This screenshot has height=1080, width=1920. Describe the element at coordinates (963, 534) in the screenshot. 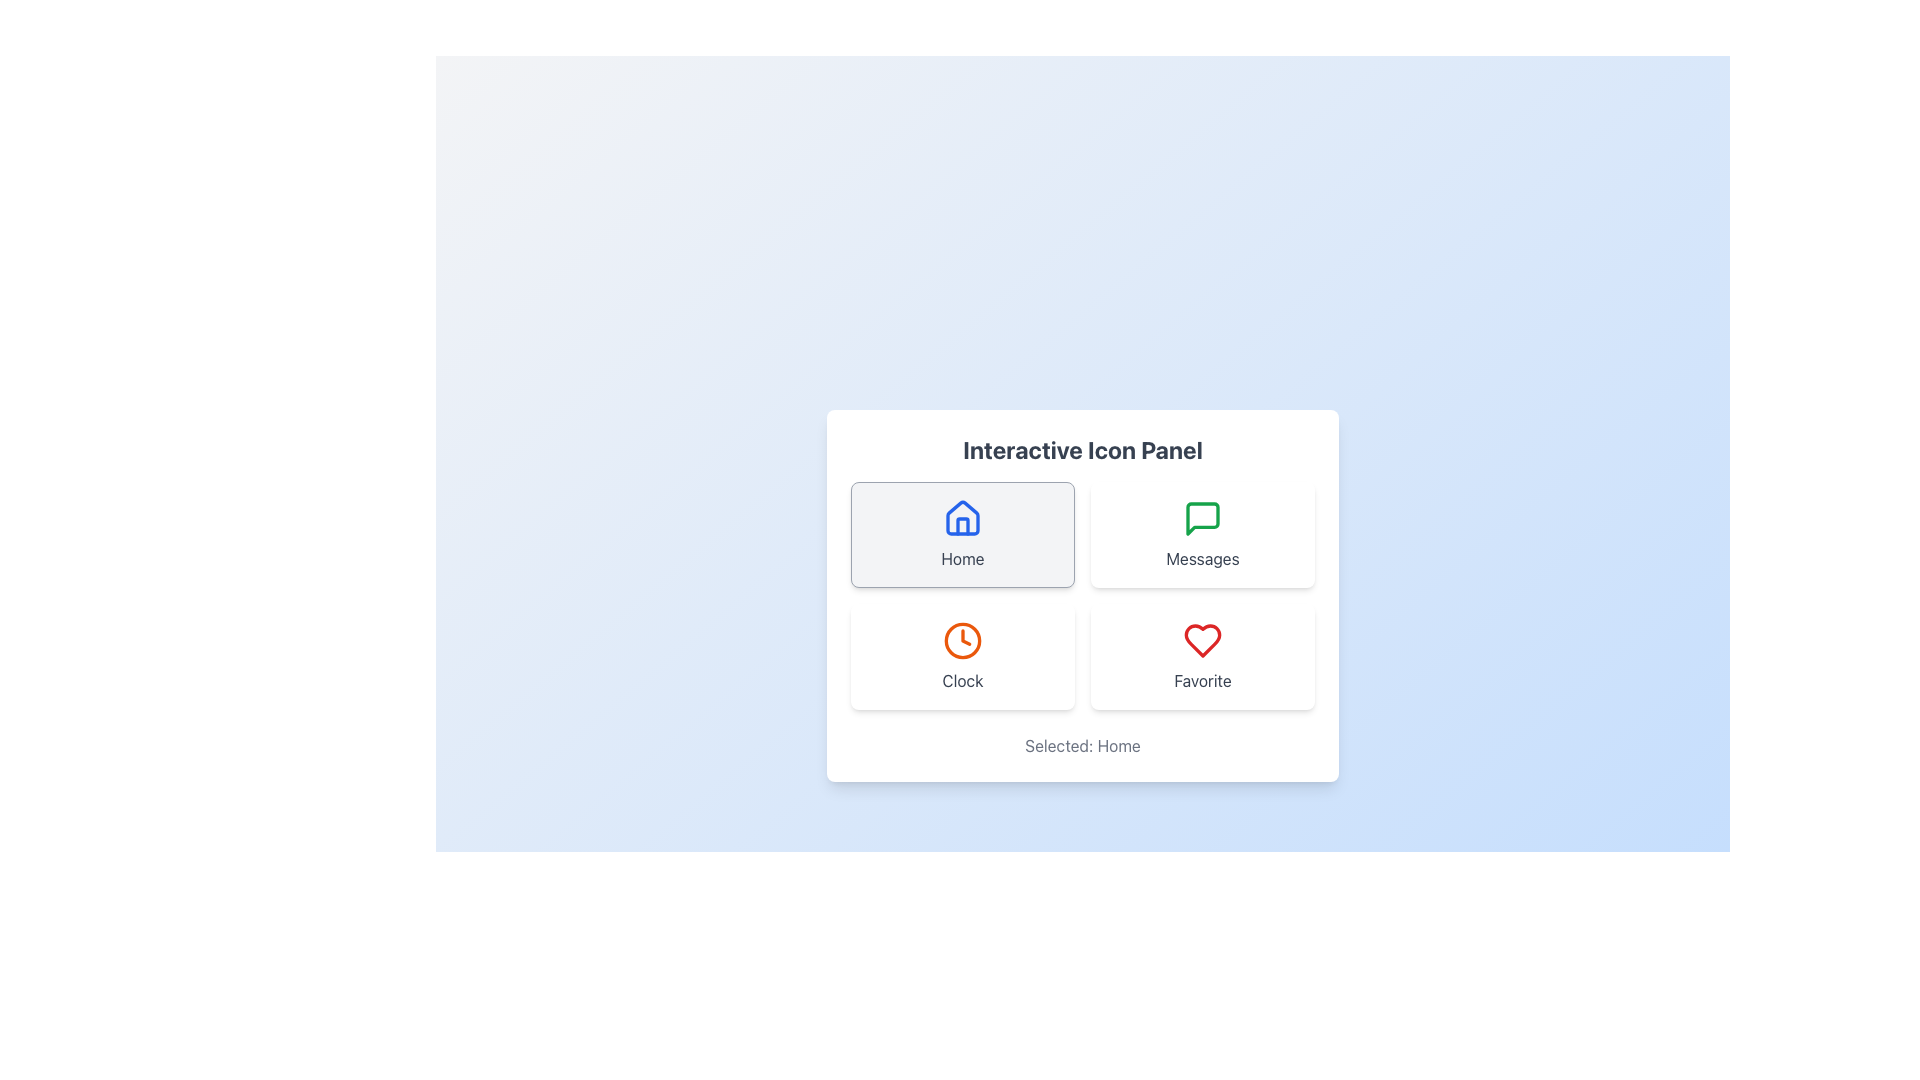

I see `the 'Home' button located in the top-left position of the 2x2 grid within the 'Interactive Icon Panel'` at that location.